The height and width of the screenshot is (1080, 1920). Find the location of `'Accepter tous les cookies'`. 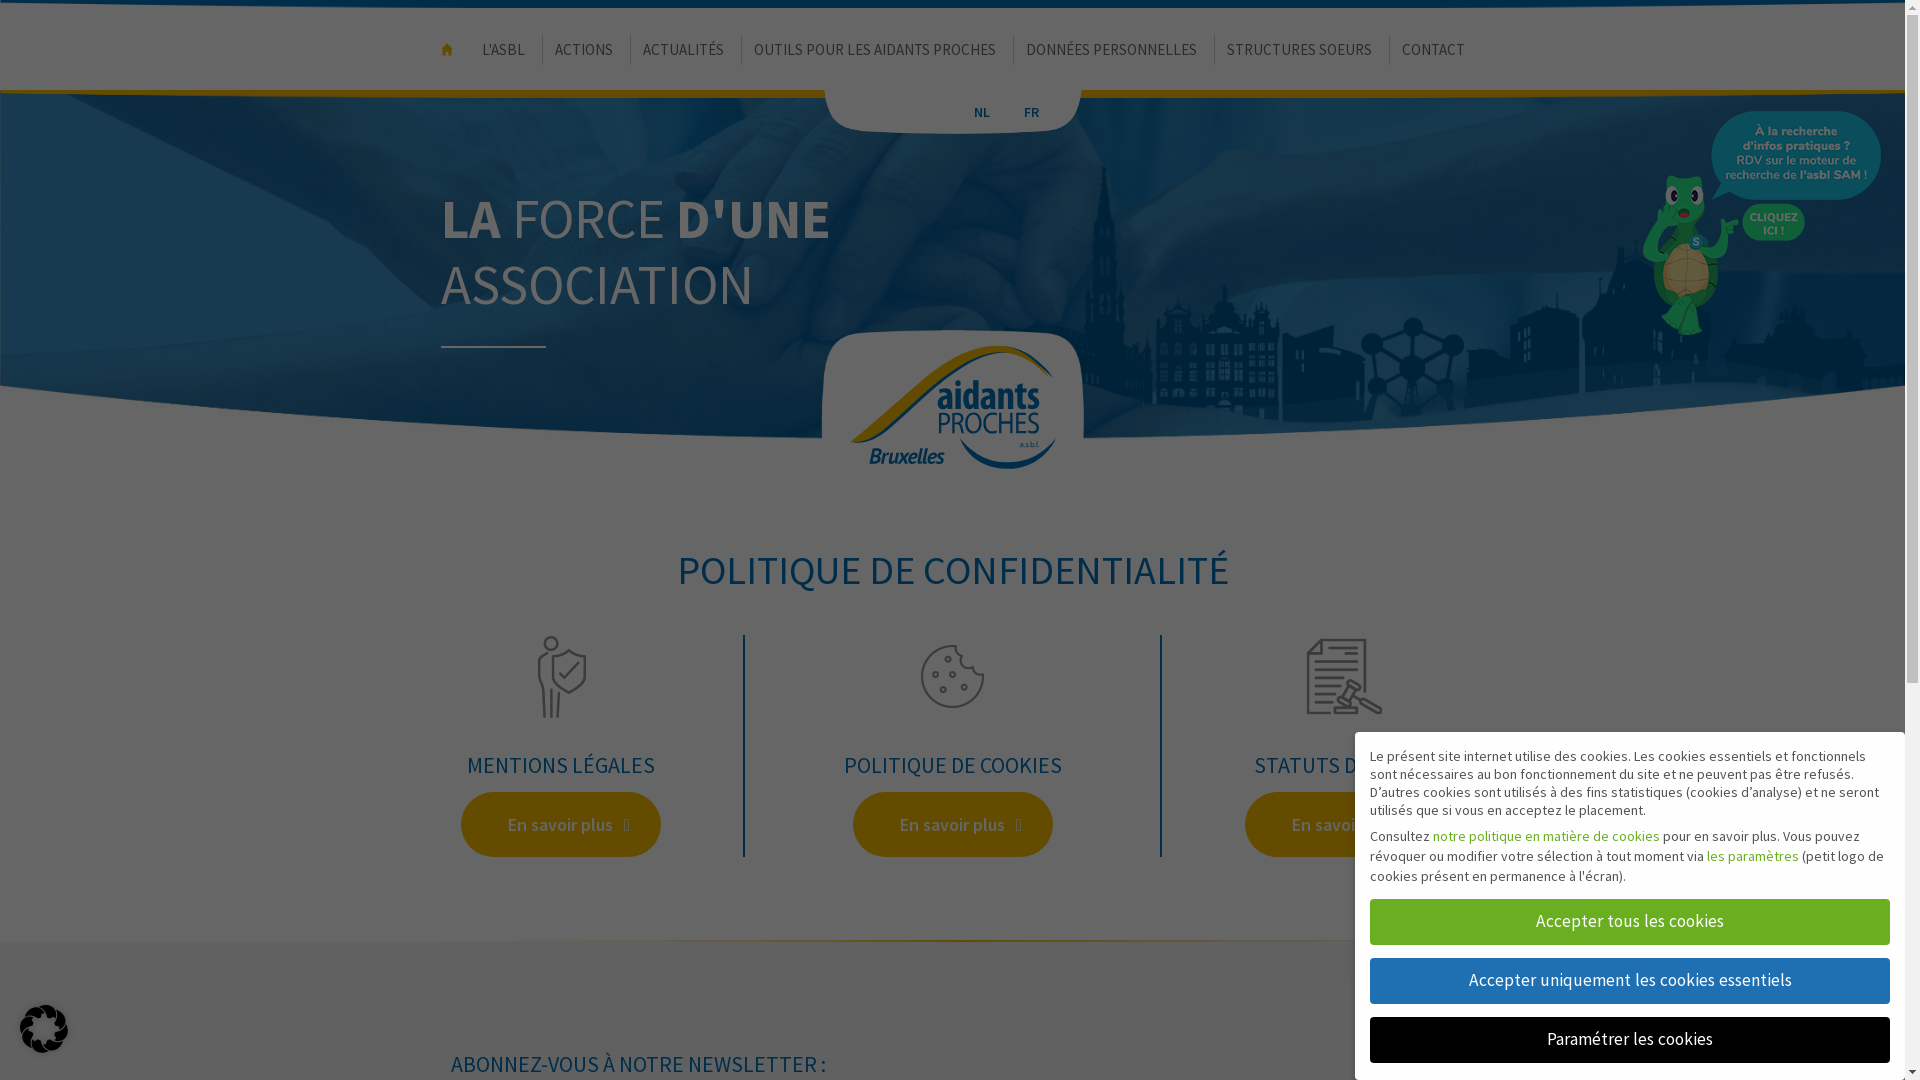

'Accepter tous les cookies' is located at coordinates (1630, 921).